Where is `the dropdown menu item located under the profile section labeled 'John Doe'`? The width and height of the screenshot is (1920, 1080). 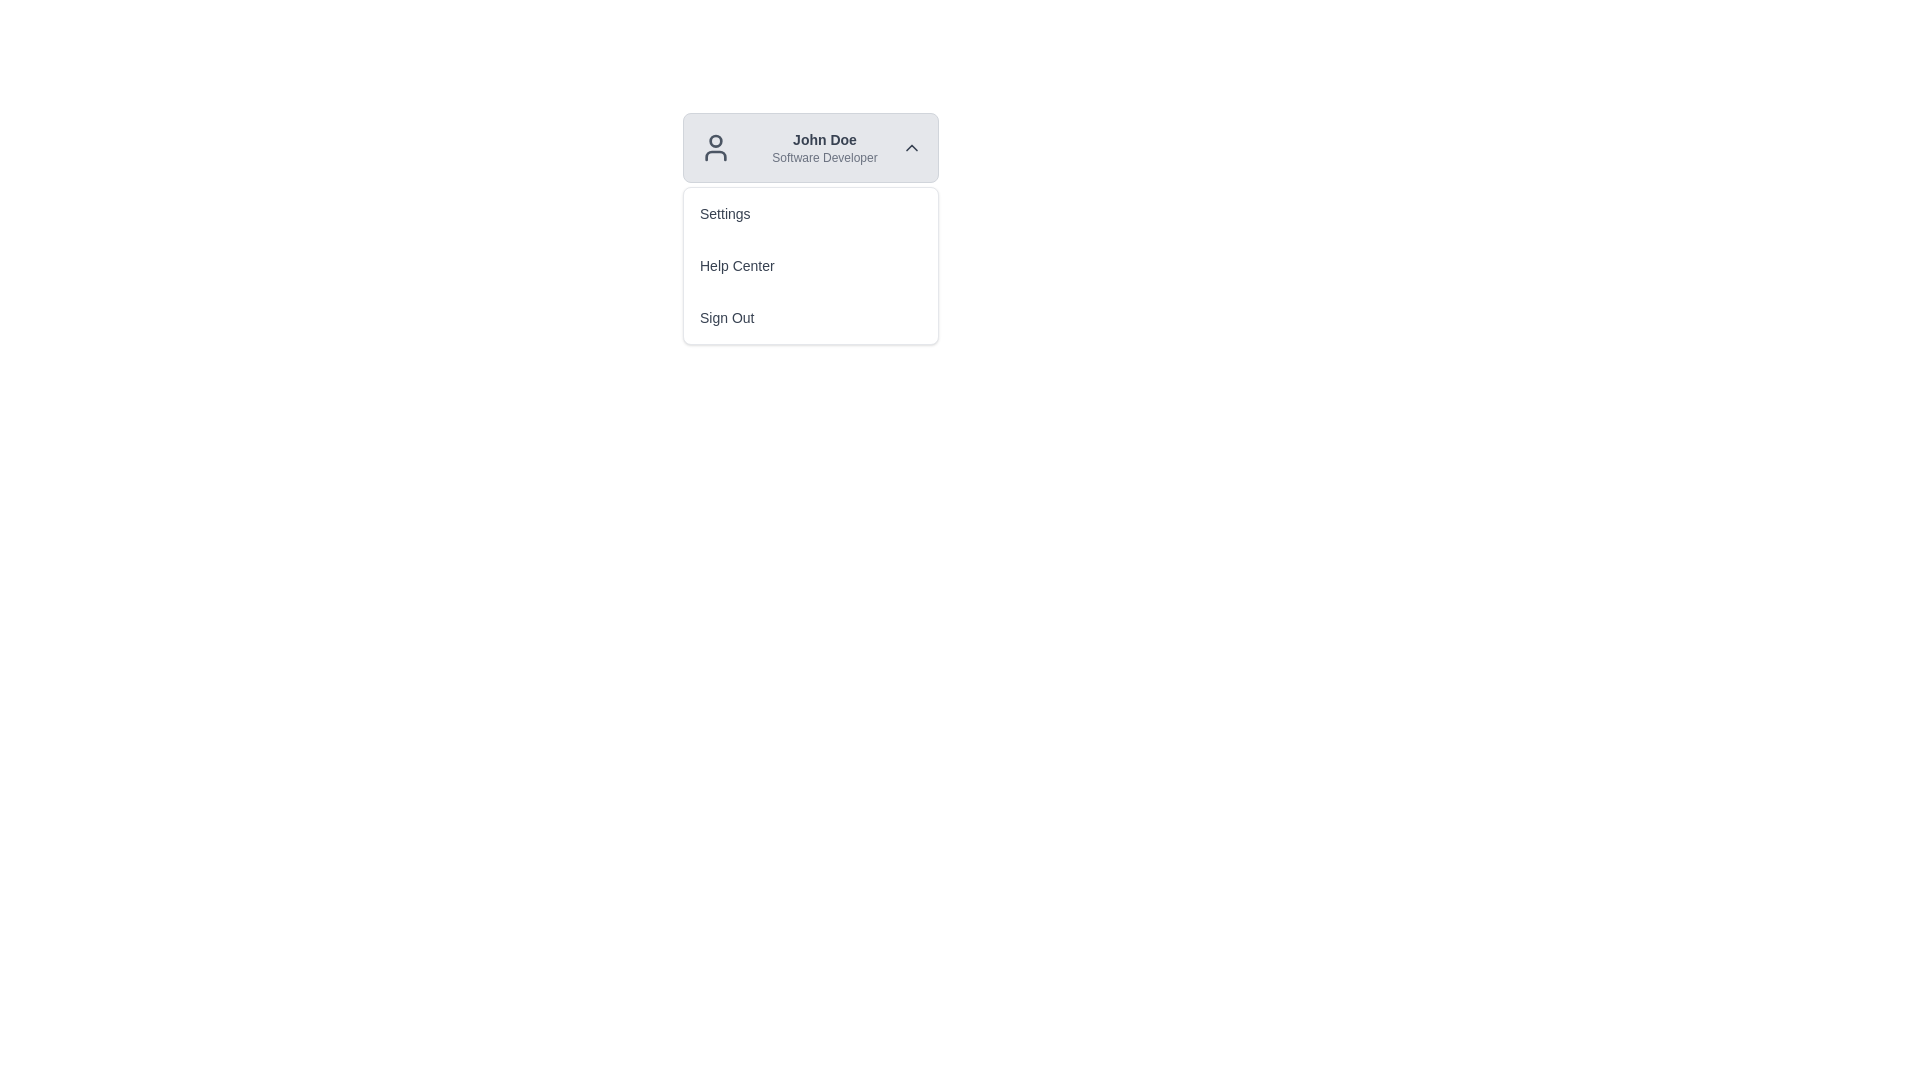
the dropdown menu item located under the profile section labeled 'John Doe' is located at coordinates (811, 265).